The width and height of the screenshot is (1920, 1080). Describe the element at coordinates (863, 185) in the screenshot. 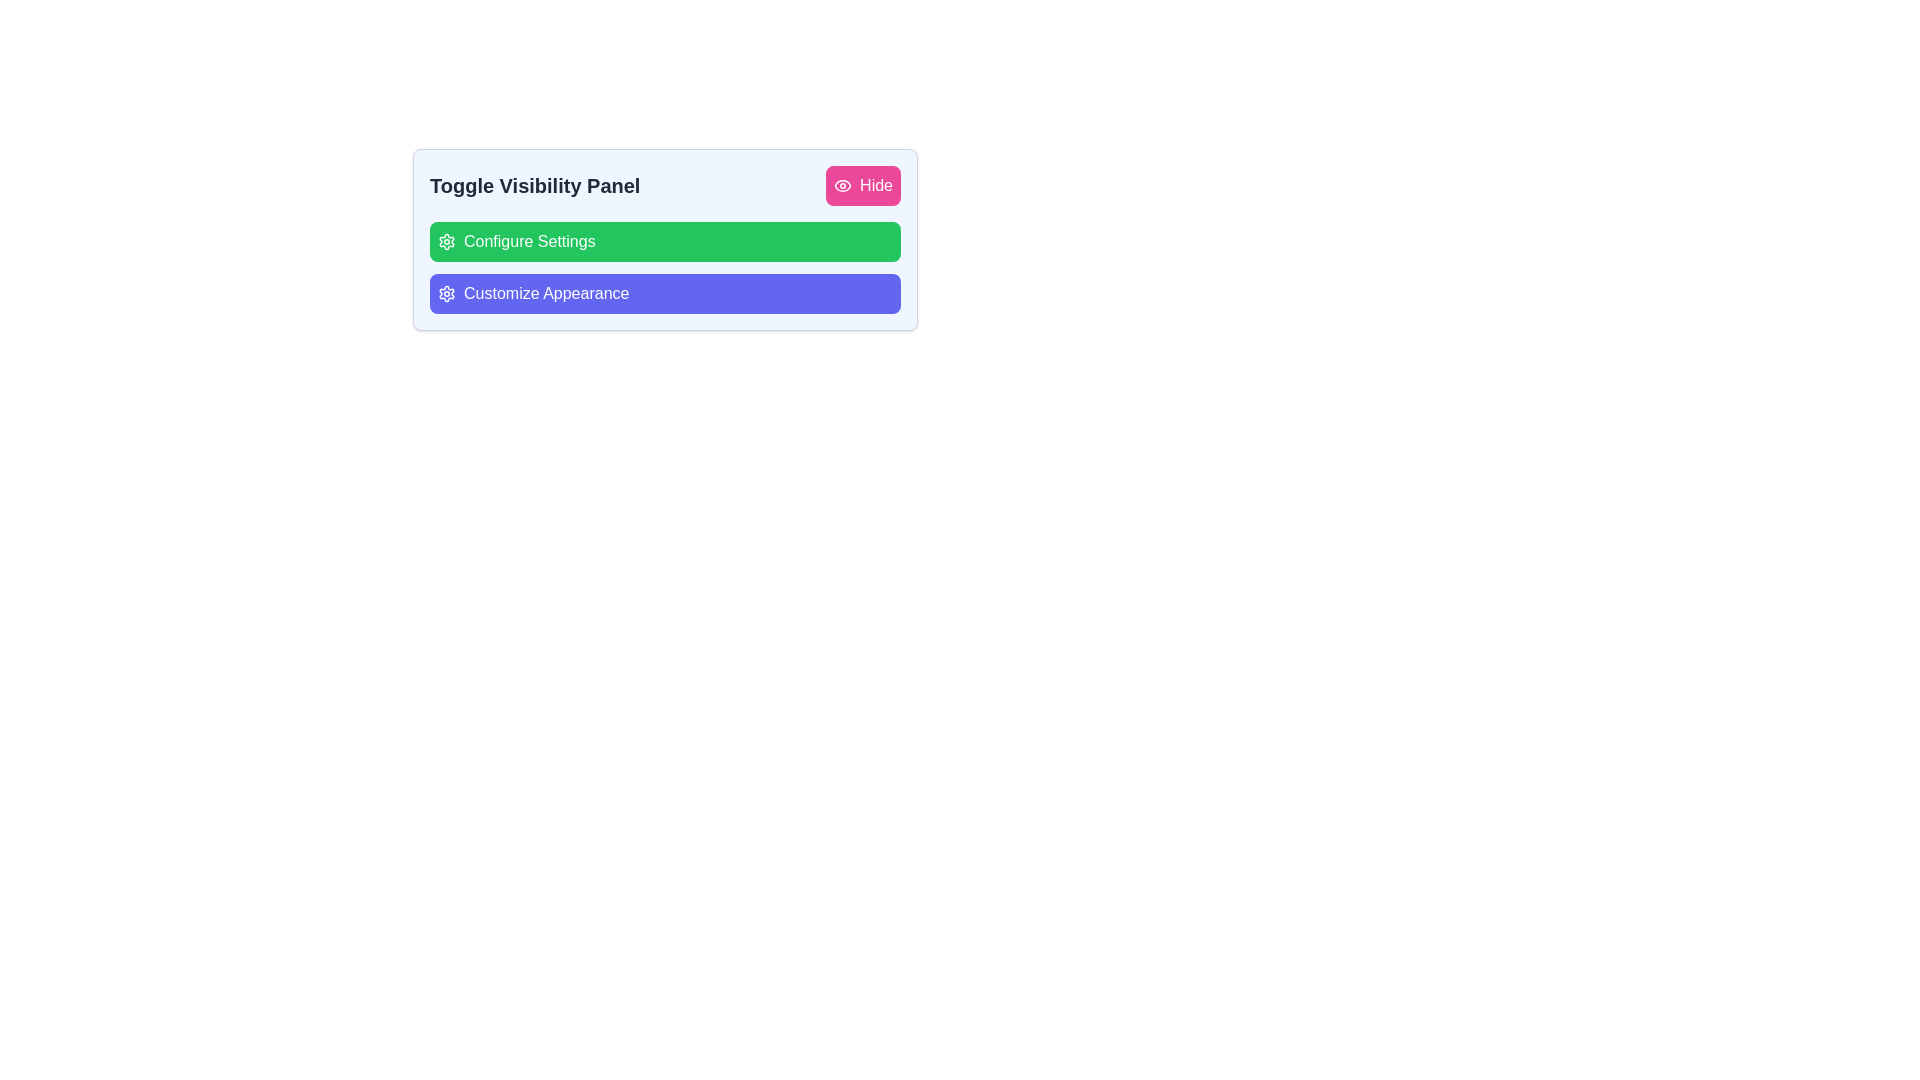

I see `the button on the far right of the 'Toggle Visibility Panel' section` at that location.